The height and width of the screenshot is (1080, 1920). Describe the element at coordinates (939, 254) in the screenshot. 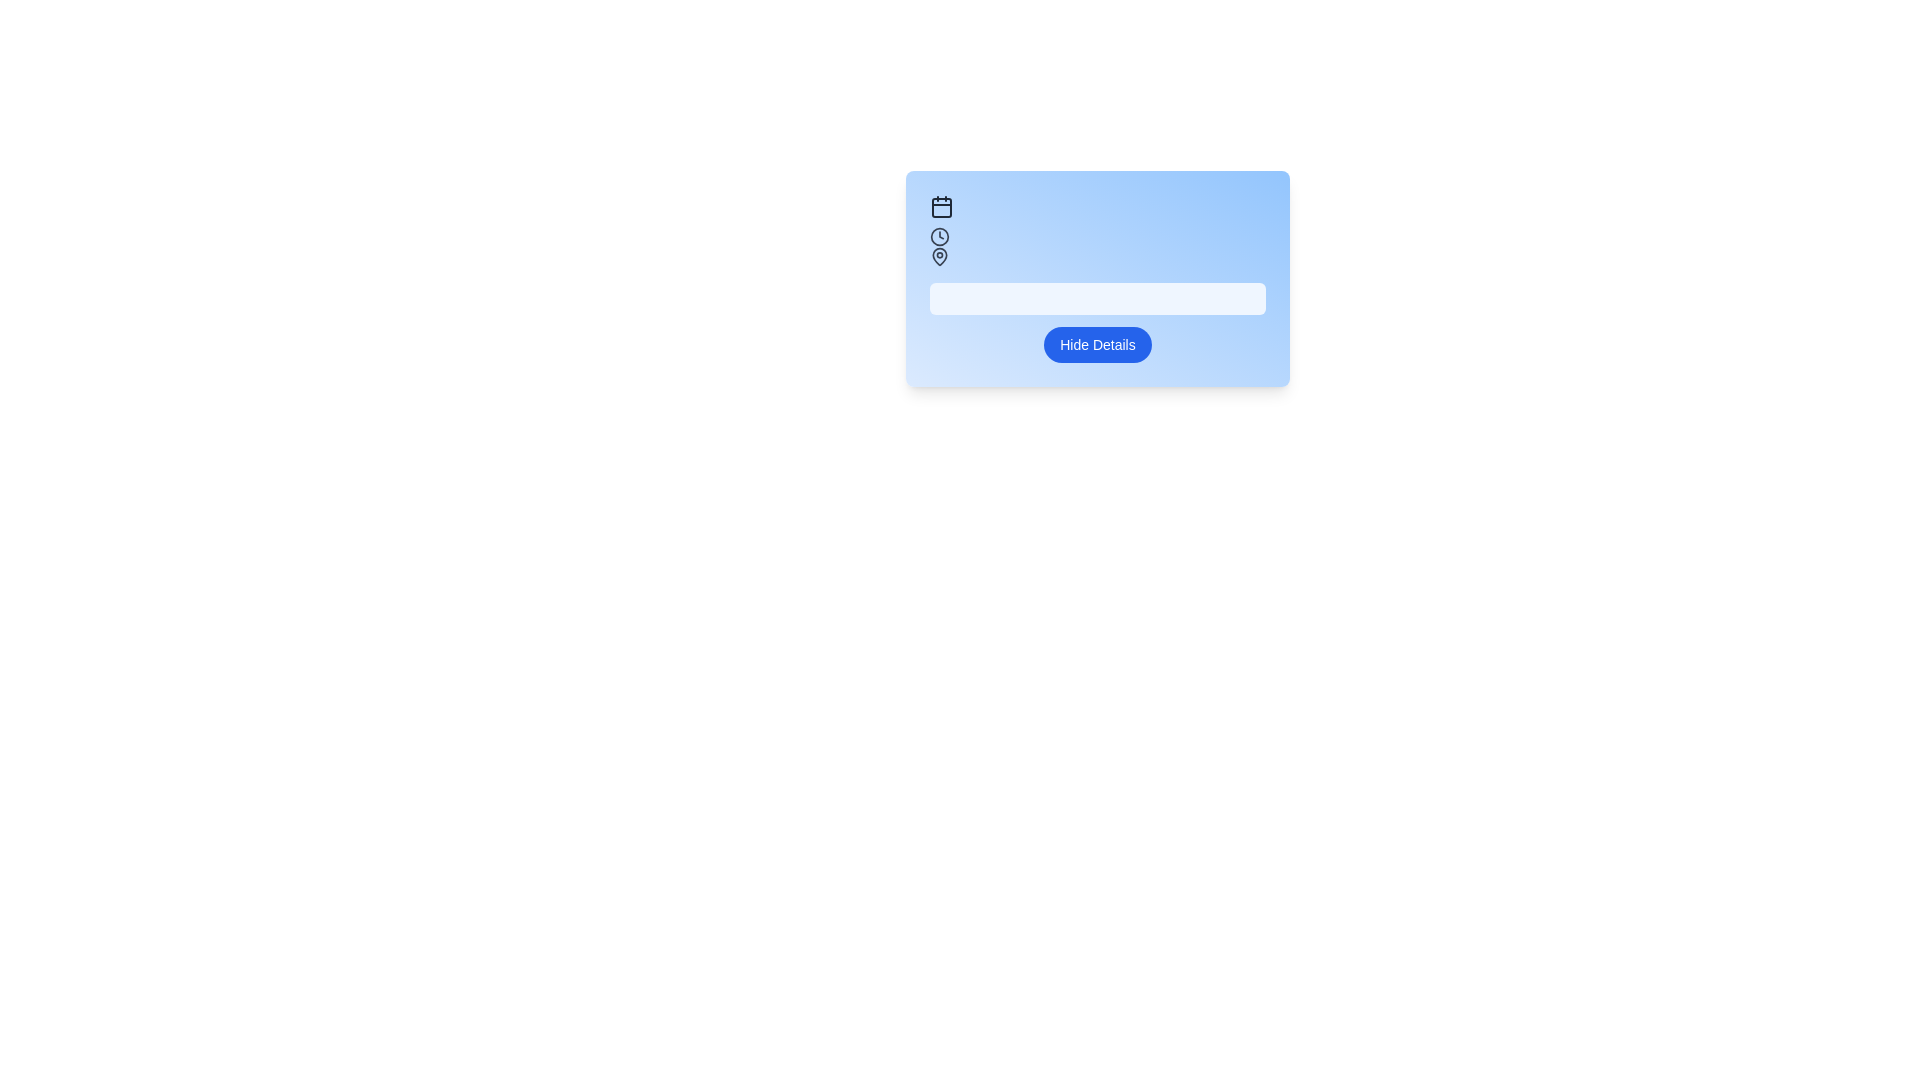

I see `the location indicator icon, which is the third icon in the vertical sequence on the left side of the panel, located below the calendar and clock icons` at that location.